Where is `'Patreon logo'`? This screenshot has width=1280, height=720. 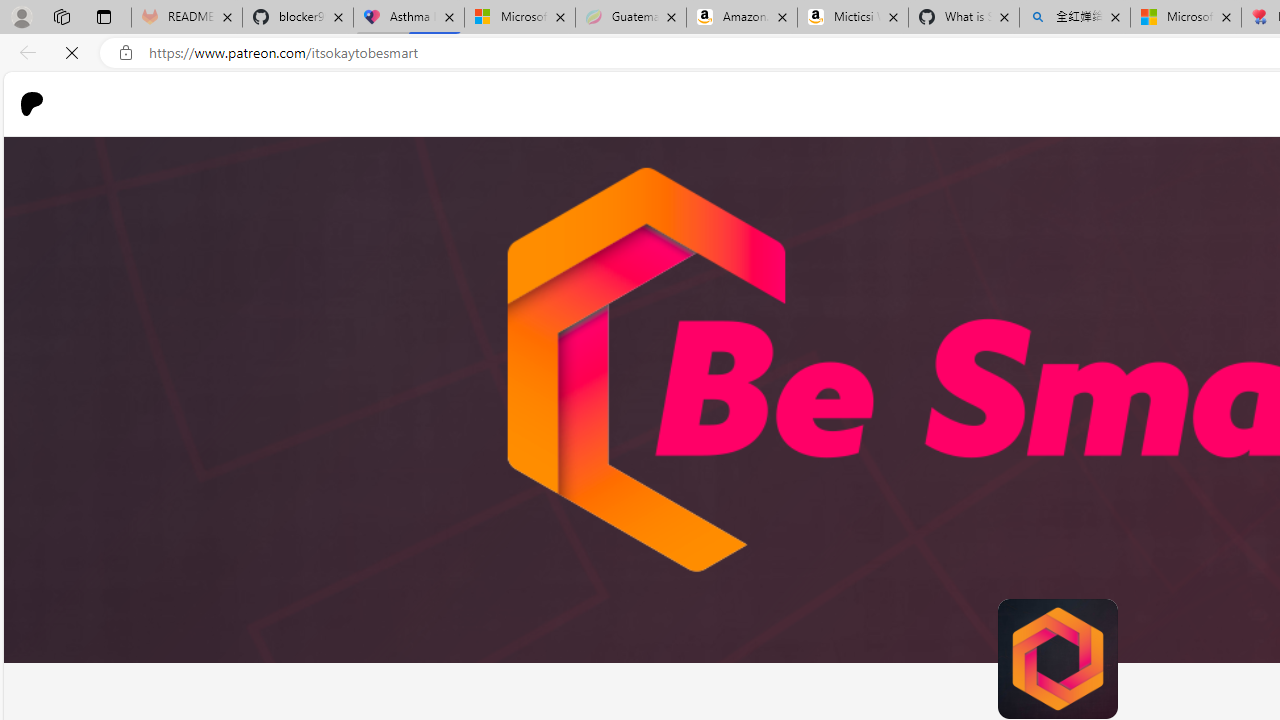 'Patreon logo' is located at coordinates (32, 104).